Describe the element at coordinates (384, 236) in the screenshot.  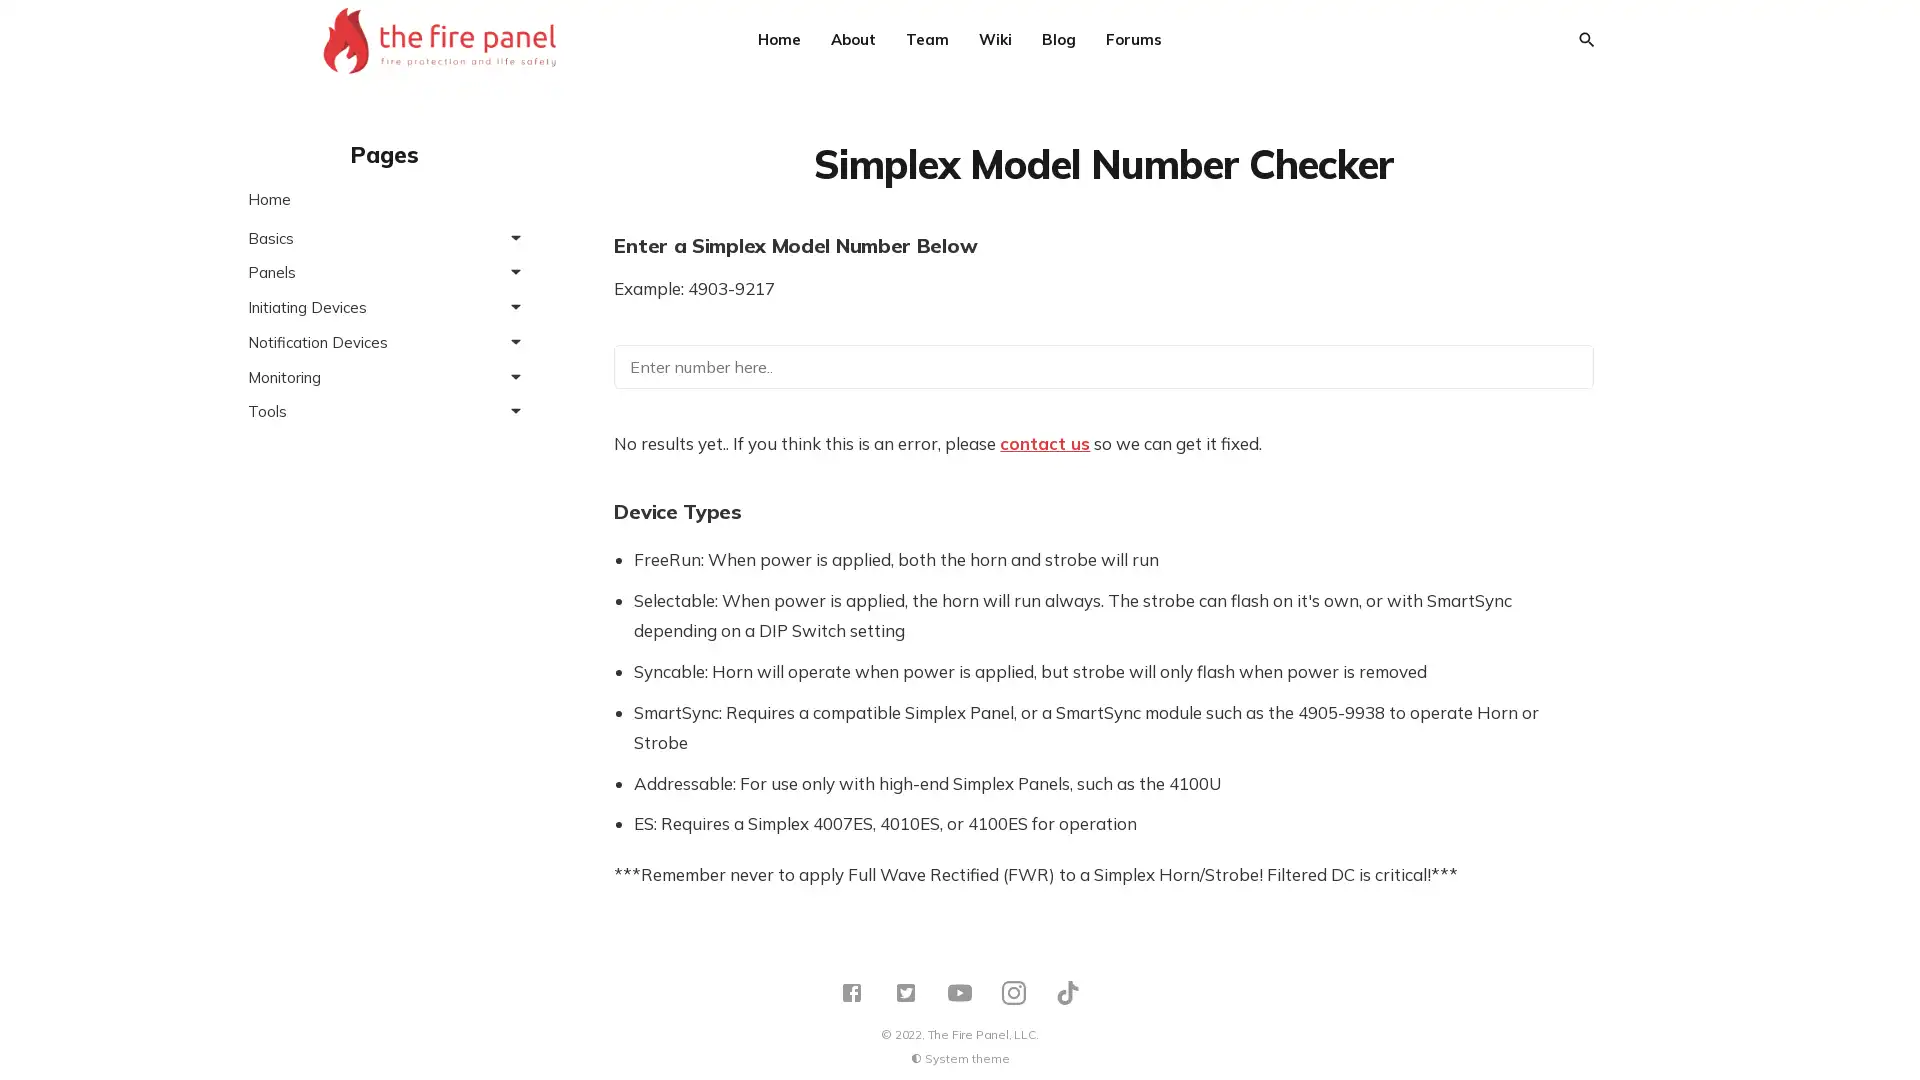
I see `Basics` at that location.